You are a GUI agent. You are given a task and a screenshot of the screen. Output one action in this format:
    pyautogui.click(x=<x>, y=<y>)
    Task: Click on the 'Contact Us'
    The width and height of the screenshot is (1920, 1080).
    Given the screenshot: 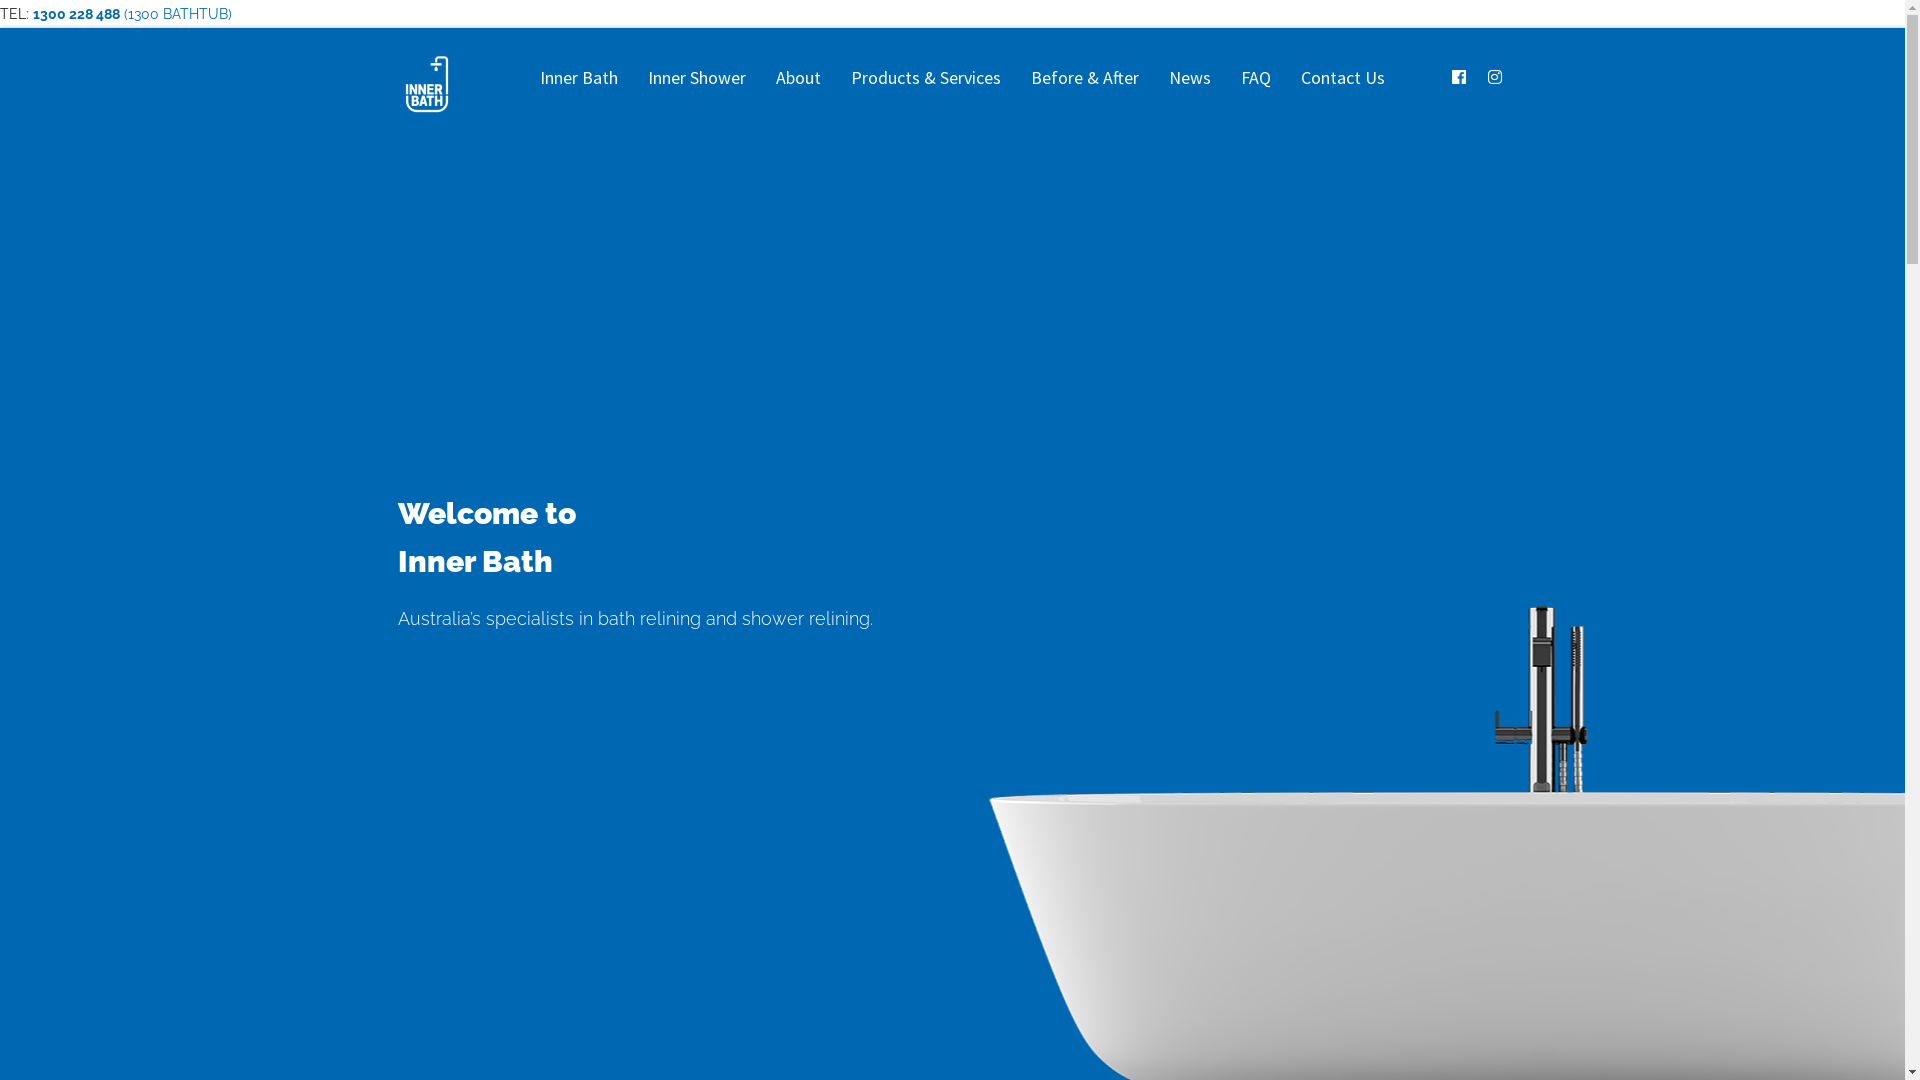 What is the action you would take?
    pyautogui.click(x=1343, y=76)
    